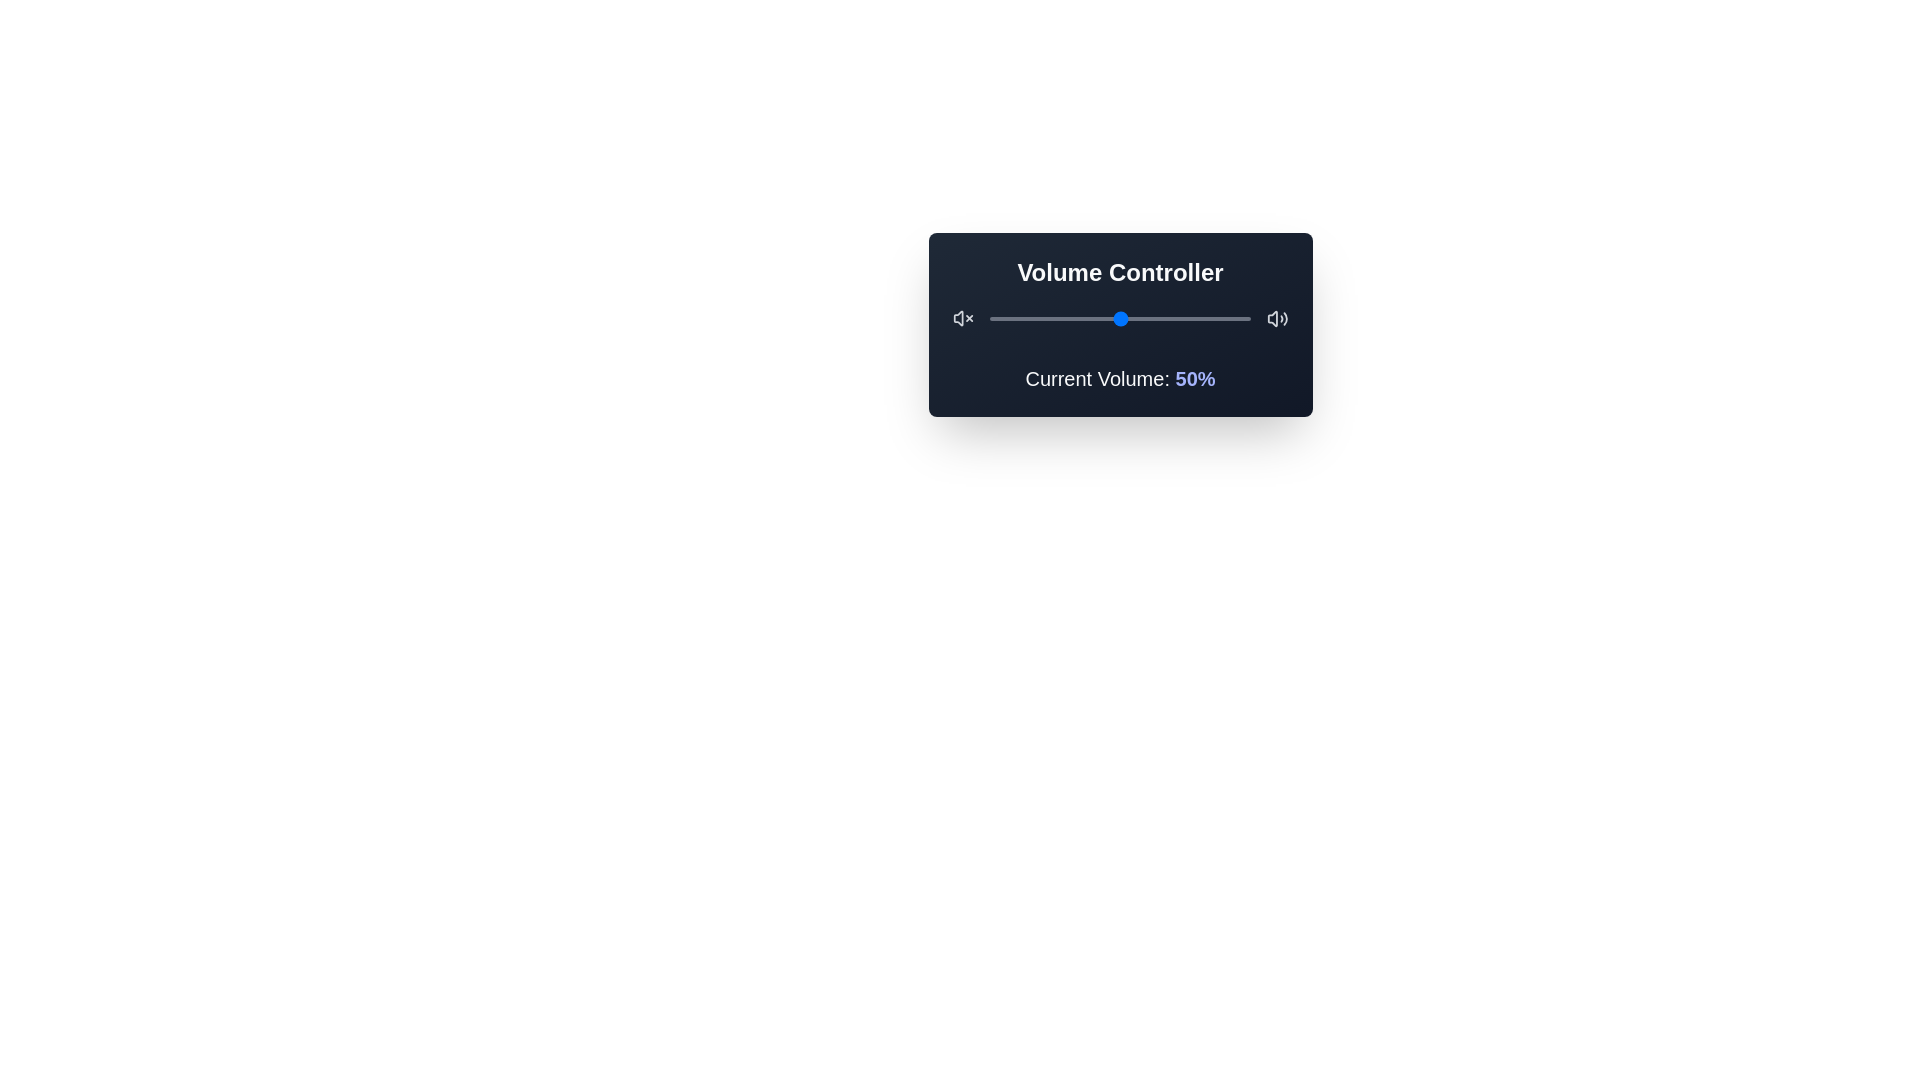 This screenshot has width=1920, height=1080. What do you see at coordinates (963, 318) in the screenshot?
I see `the mute icon to the left of the slider` at bounding box center [963, 318].